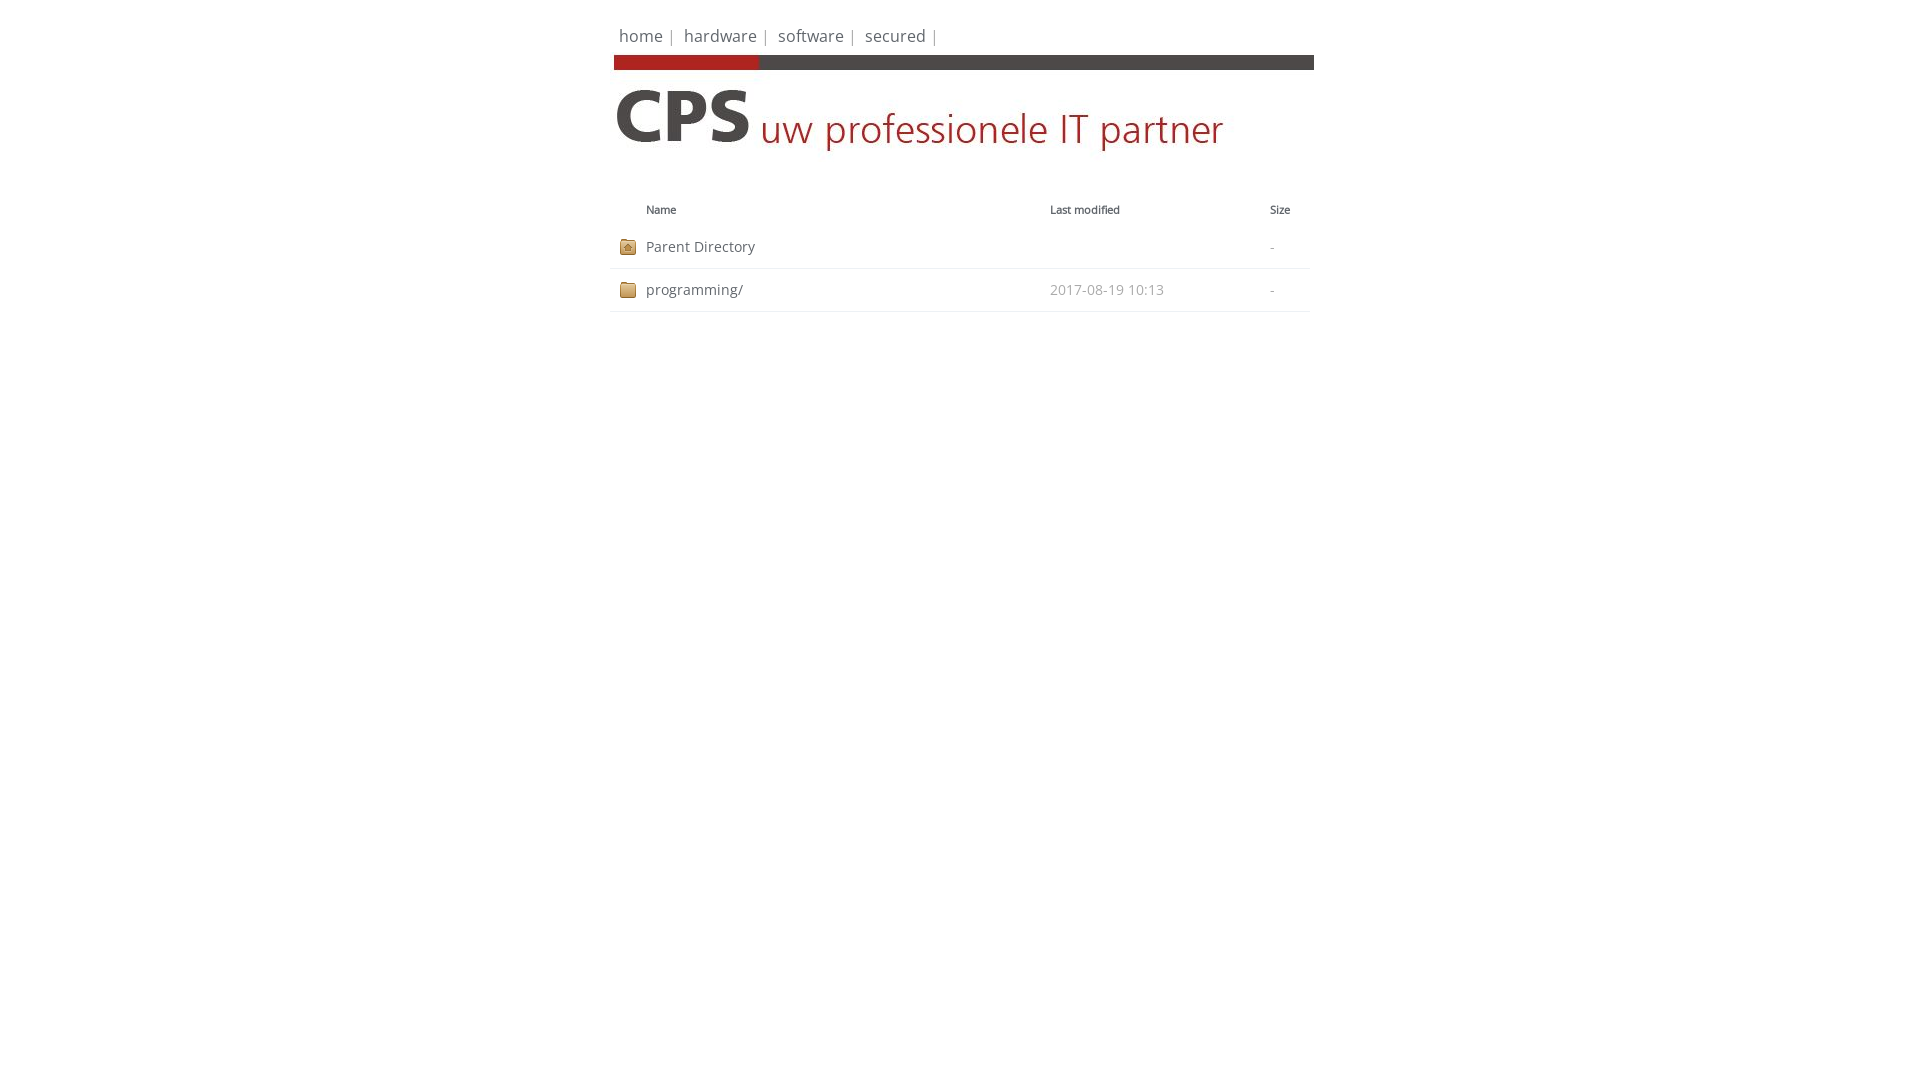  What do you see at coordinates (646, 289) in the screenshot?
I see `'programming/'` at bounding box center [646, 289].